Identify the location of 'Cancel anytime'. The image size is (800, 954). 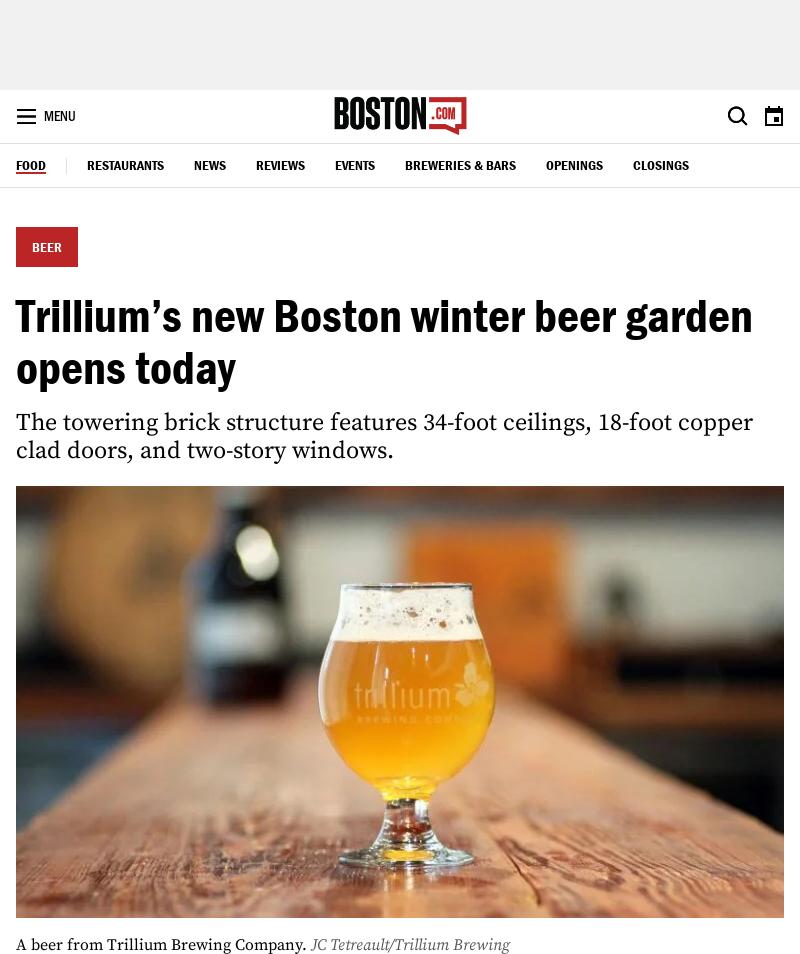
(367, 717).